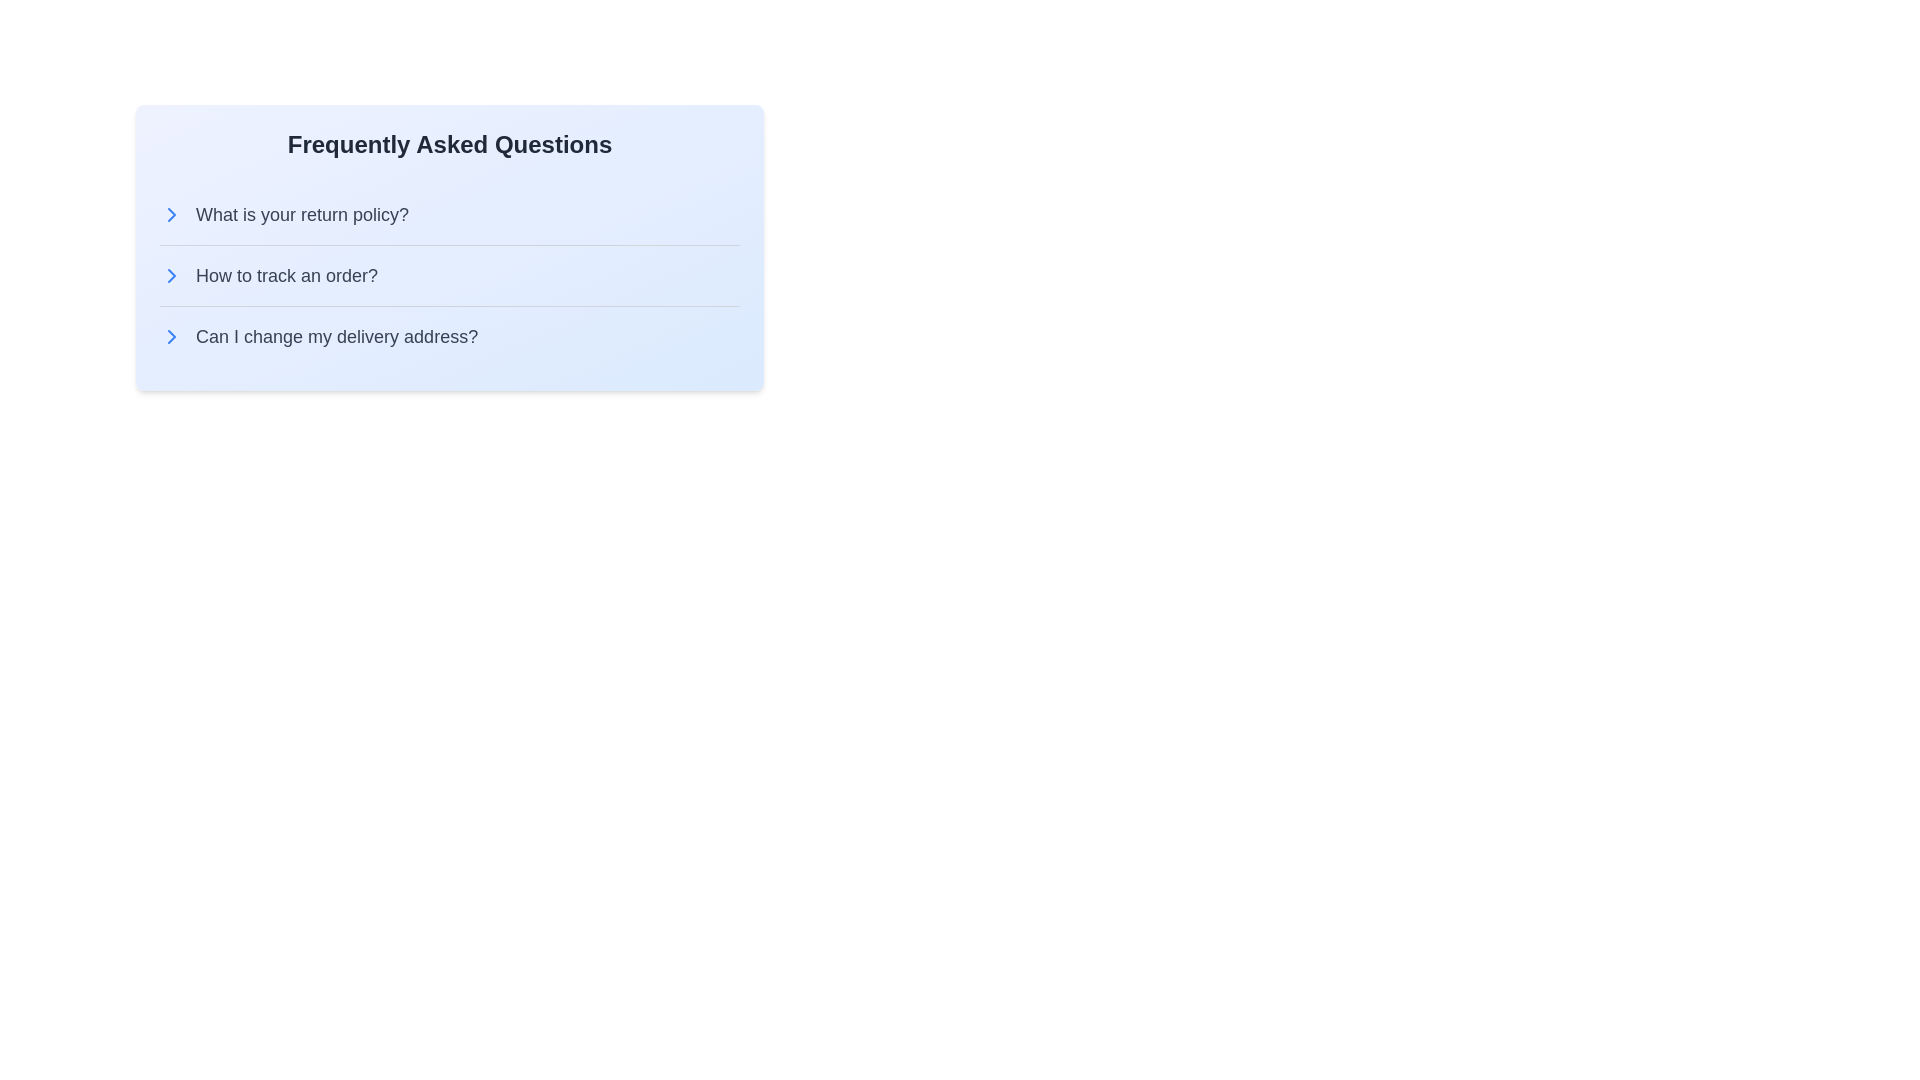 The image size is (1920, 1080). What do you see at coordinates (172, 276) in the screenshot?
I see `the FAQ icon for the item 'How to track an order?' which is located to the left of the corresponding text in the FAQ section` at bounding box center [172, 276].